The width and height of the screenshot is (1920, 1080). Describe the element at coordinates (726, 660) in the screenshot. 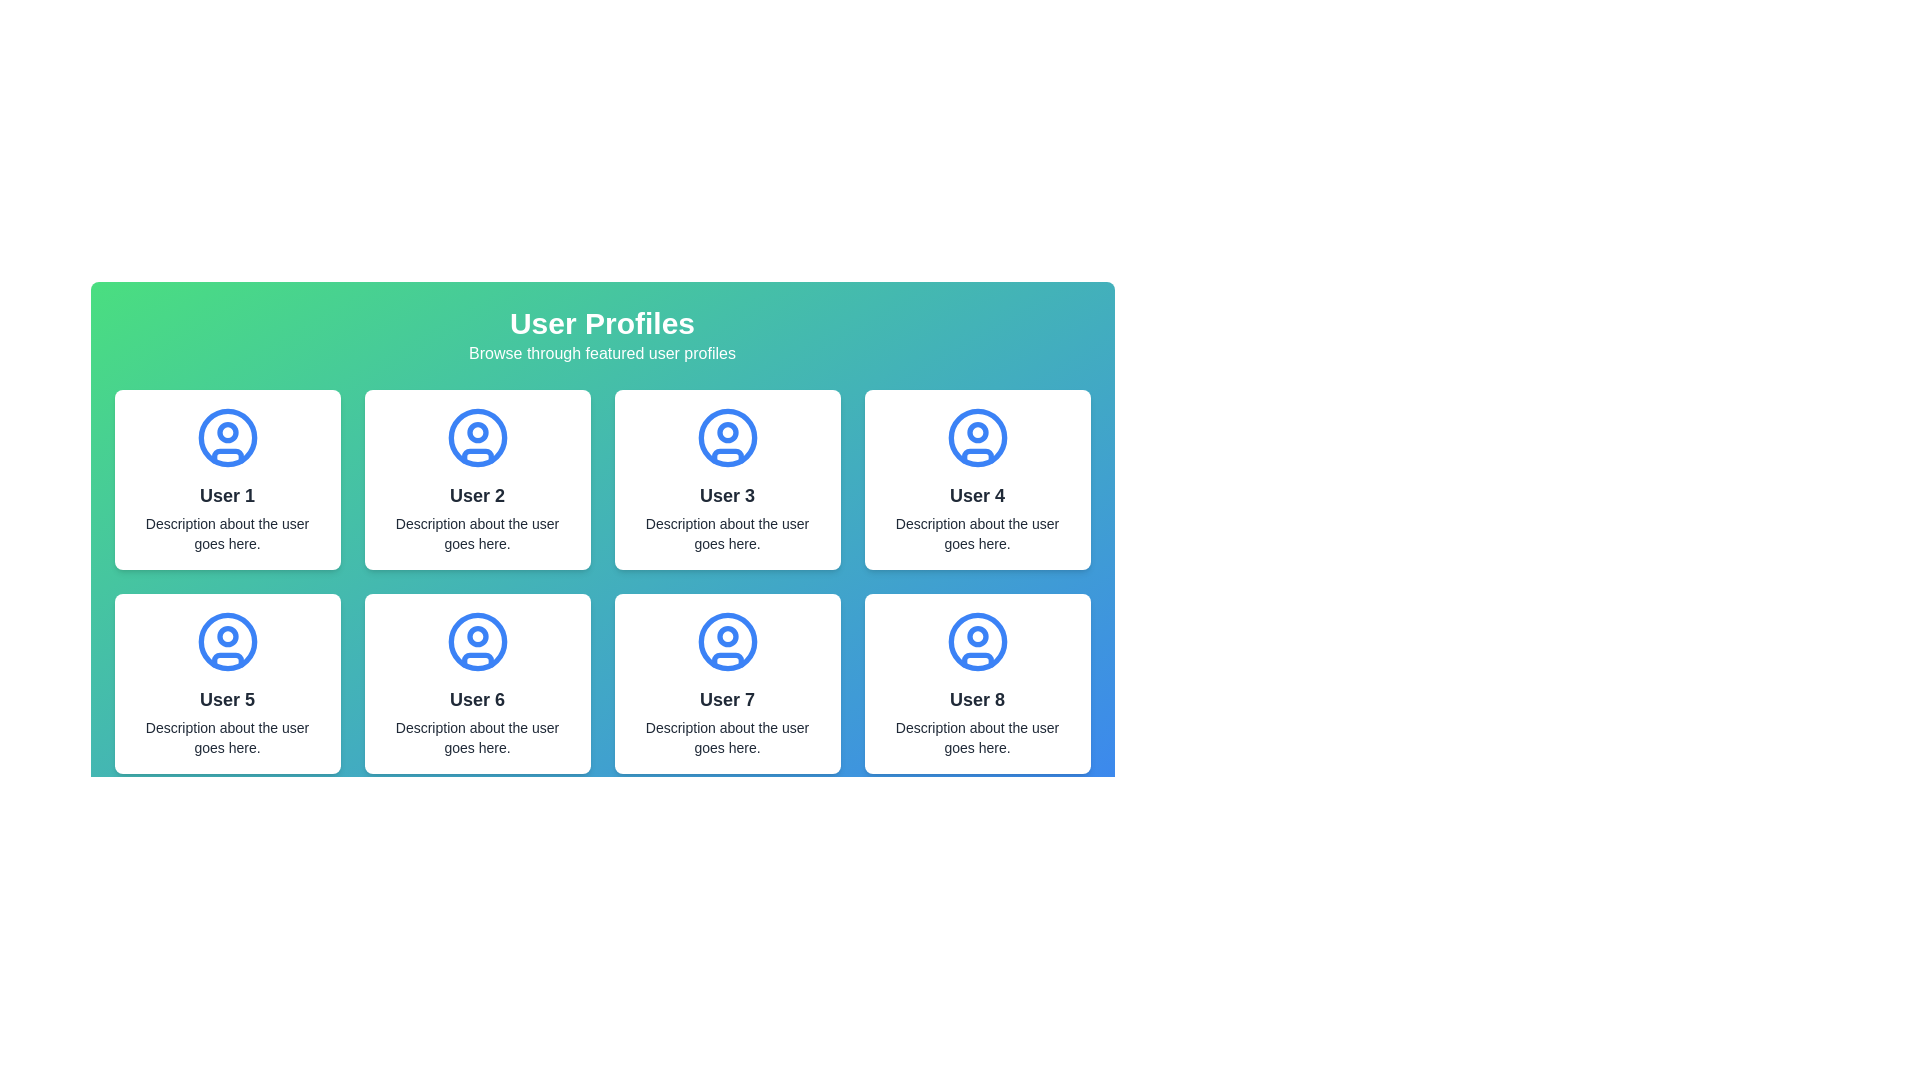

I see `the bottom part of the user profile icon within the seventh profile card in the grid` at that location.